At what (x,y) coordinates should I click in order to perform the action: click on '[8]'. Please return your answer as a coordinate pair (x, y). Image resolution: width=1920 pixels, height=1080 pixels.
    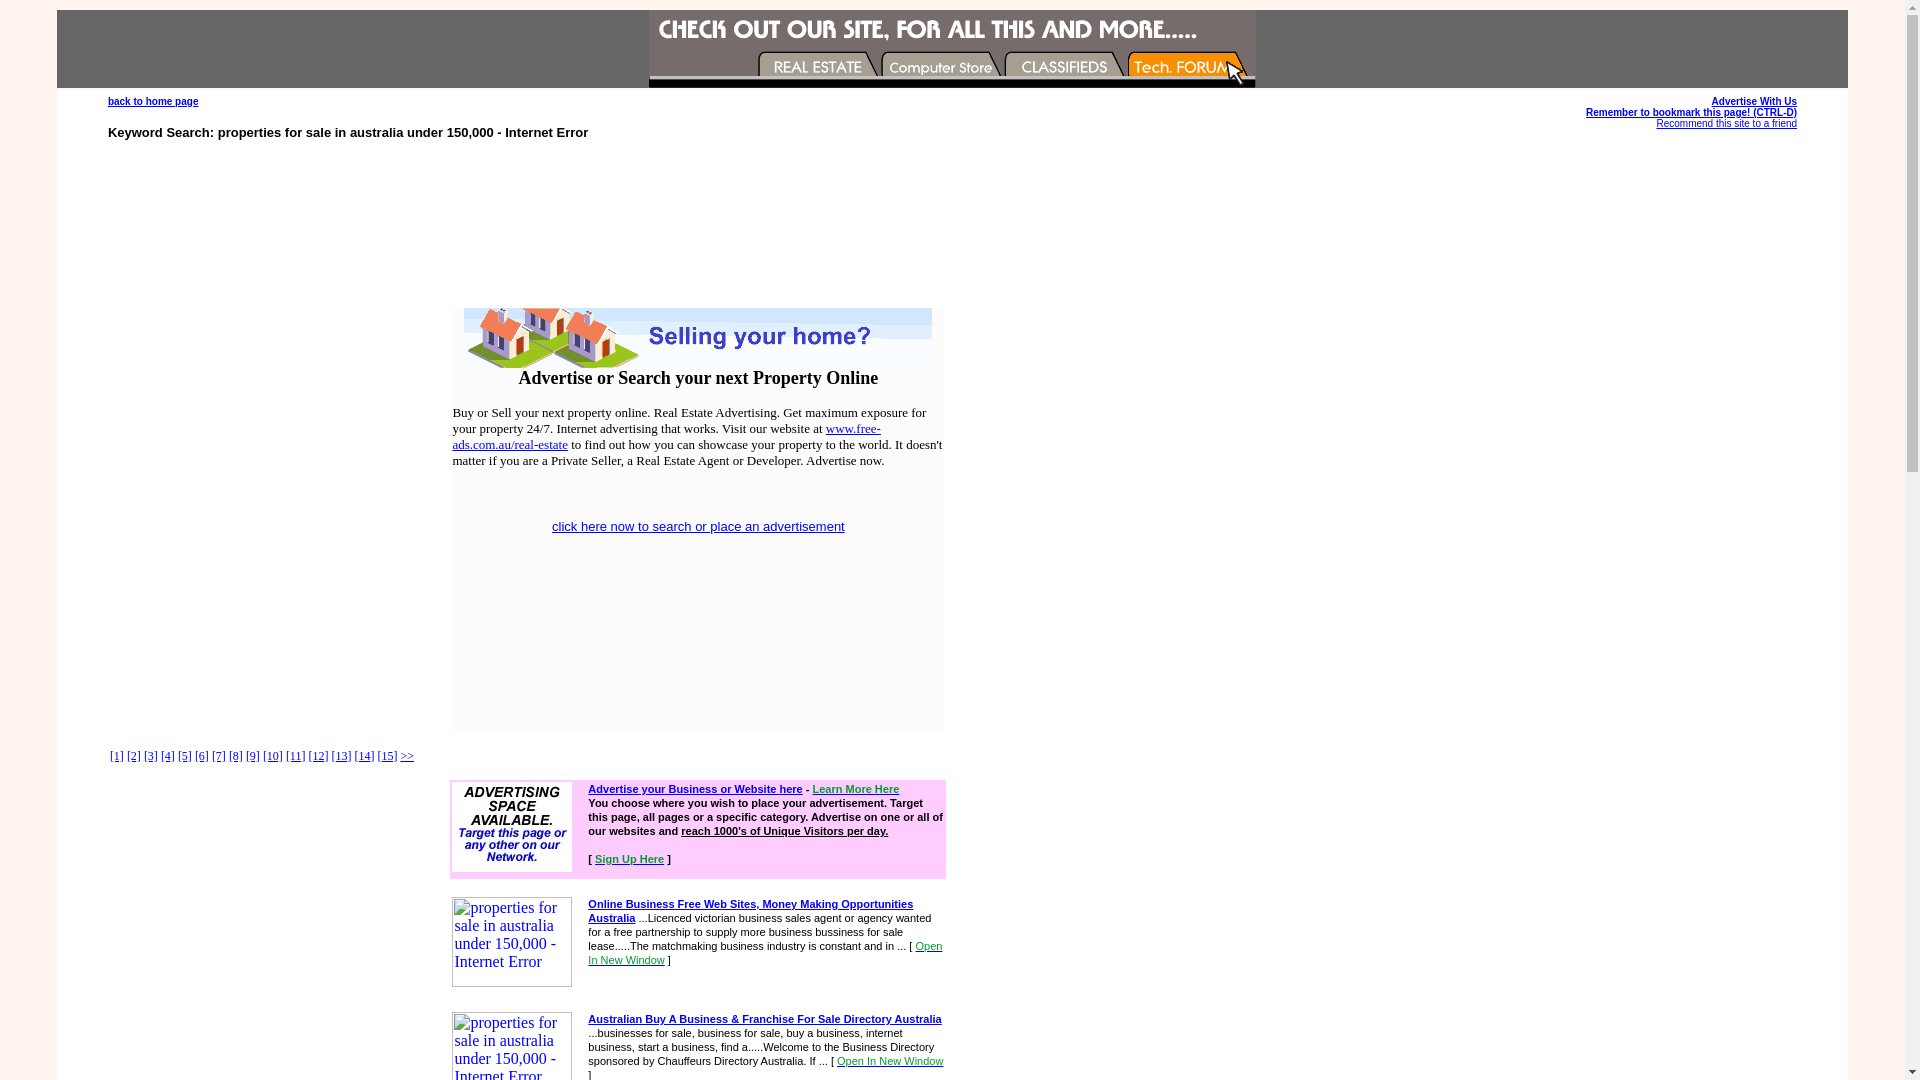
    Looking at the image, I should click on (235, 756).